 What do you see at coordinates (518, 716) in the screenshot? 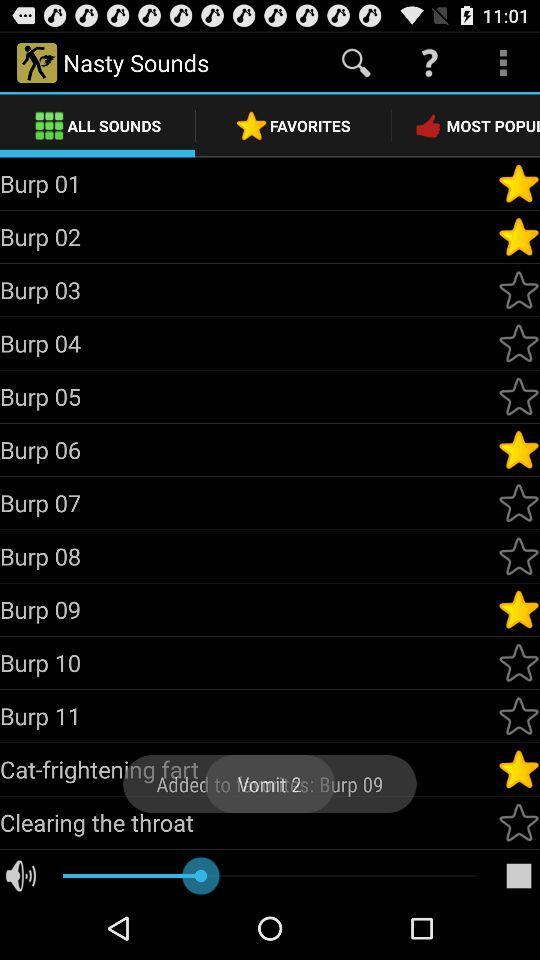
I see `to favorites` at bounding box center [518, 716].